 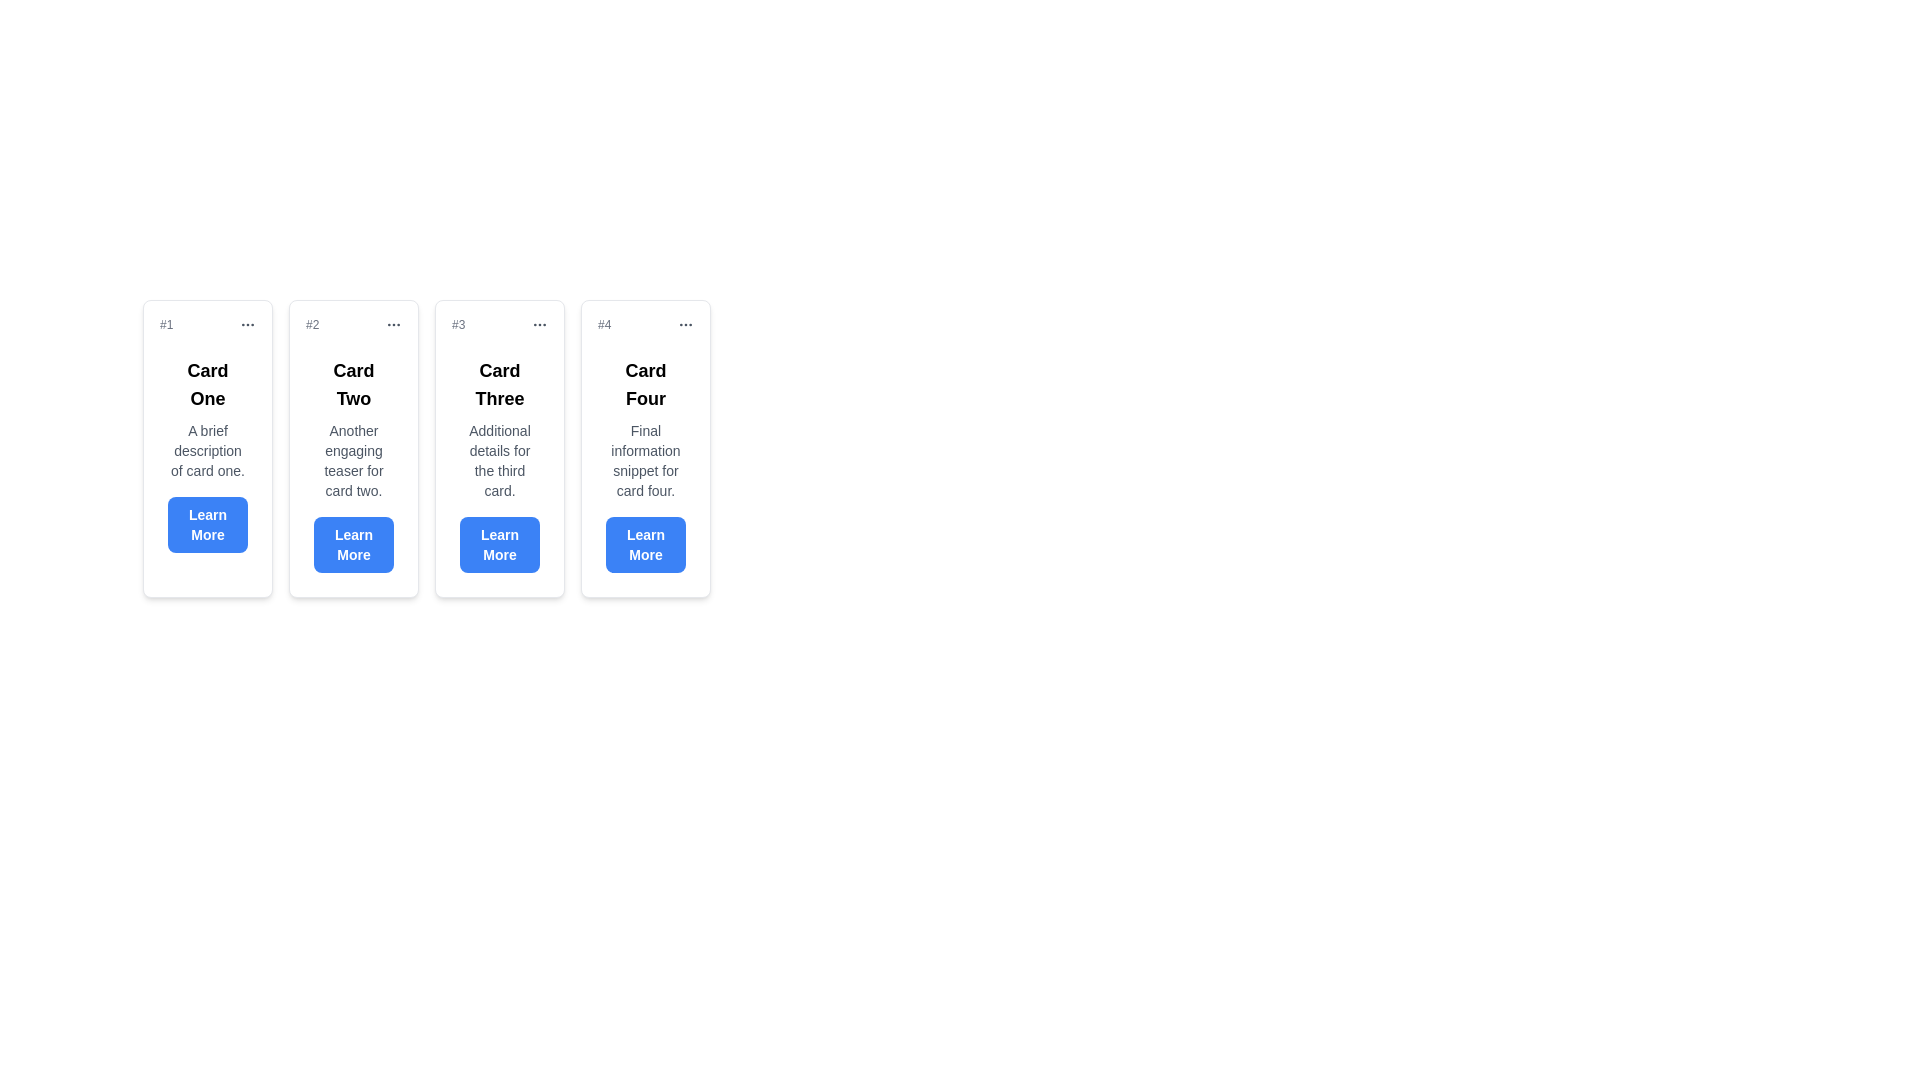 What do you see at coordinates (166, 323) in the screenshot?
I see `the small gray text element displaying '#1' located at the top center of the first card in a horizontal list` at bounding box center [166, 323].